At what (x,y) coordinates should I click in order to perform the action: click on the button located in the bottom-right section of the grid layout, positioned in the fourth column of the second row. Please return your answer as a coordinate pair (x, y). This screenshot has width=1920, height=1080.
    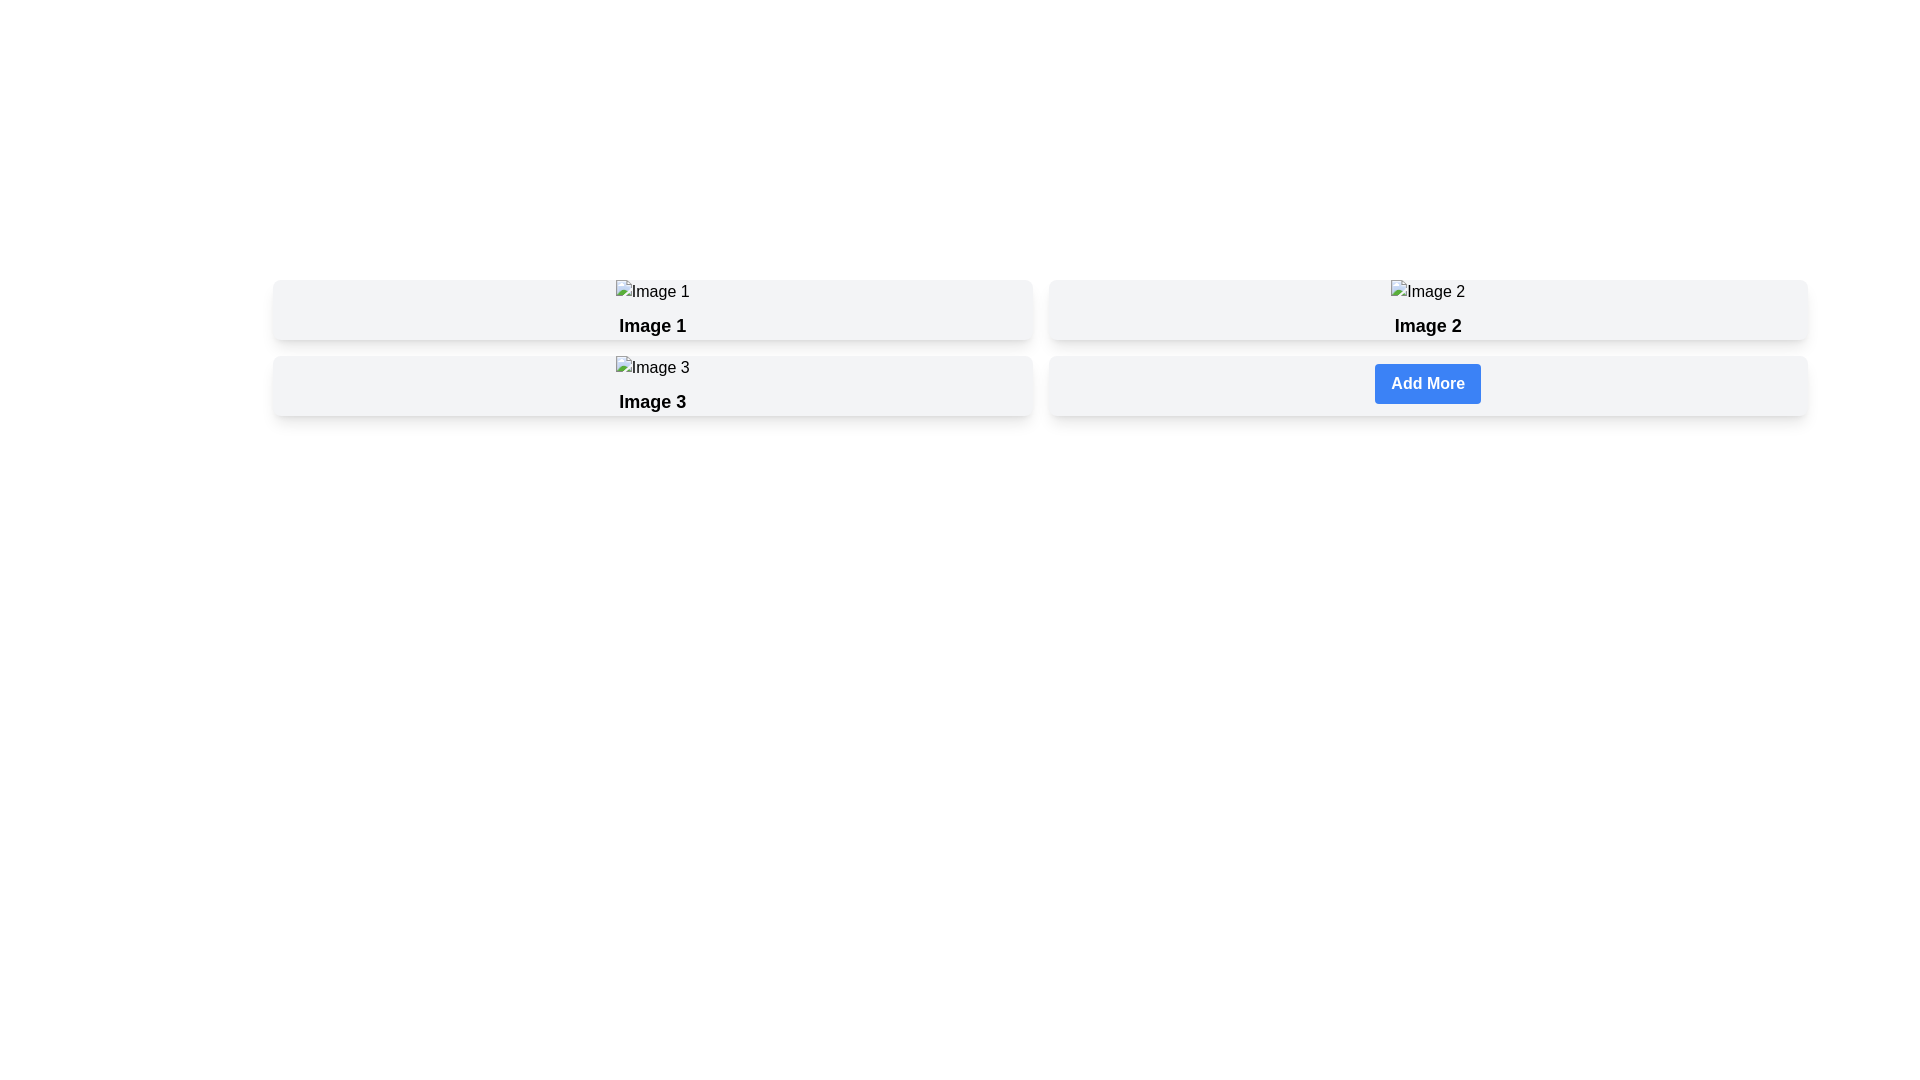
    Looking at the image, I should click on (1427, 385).